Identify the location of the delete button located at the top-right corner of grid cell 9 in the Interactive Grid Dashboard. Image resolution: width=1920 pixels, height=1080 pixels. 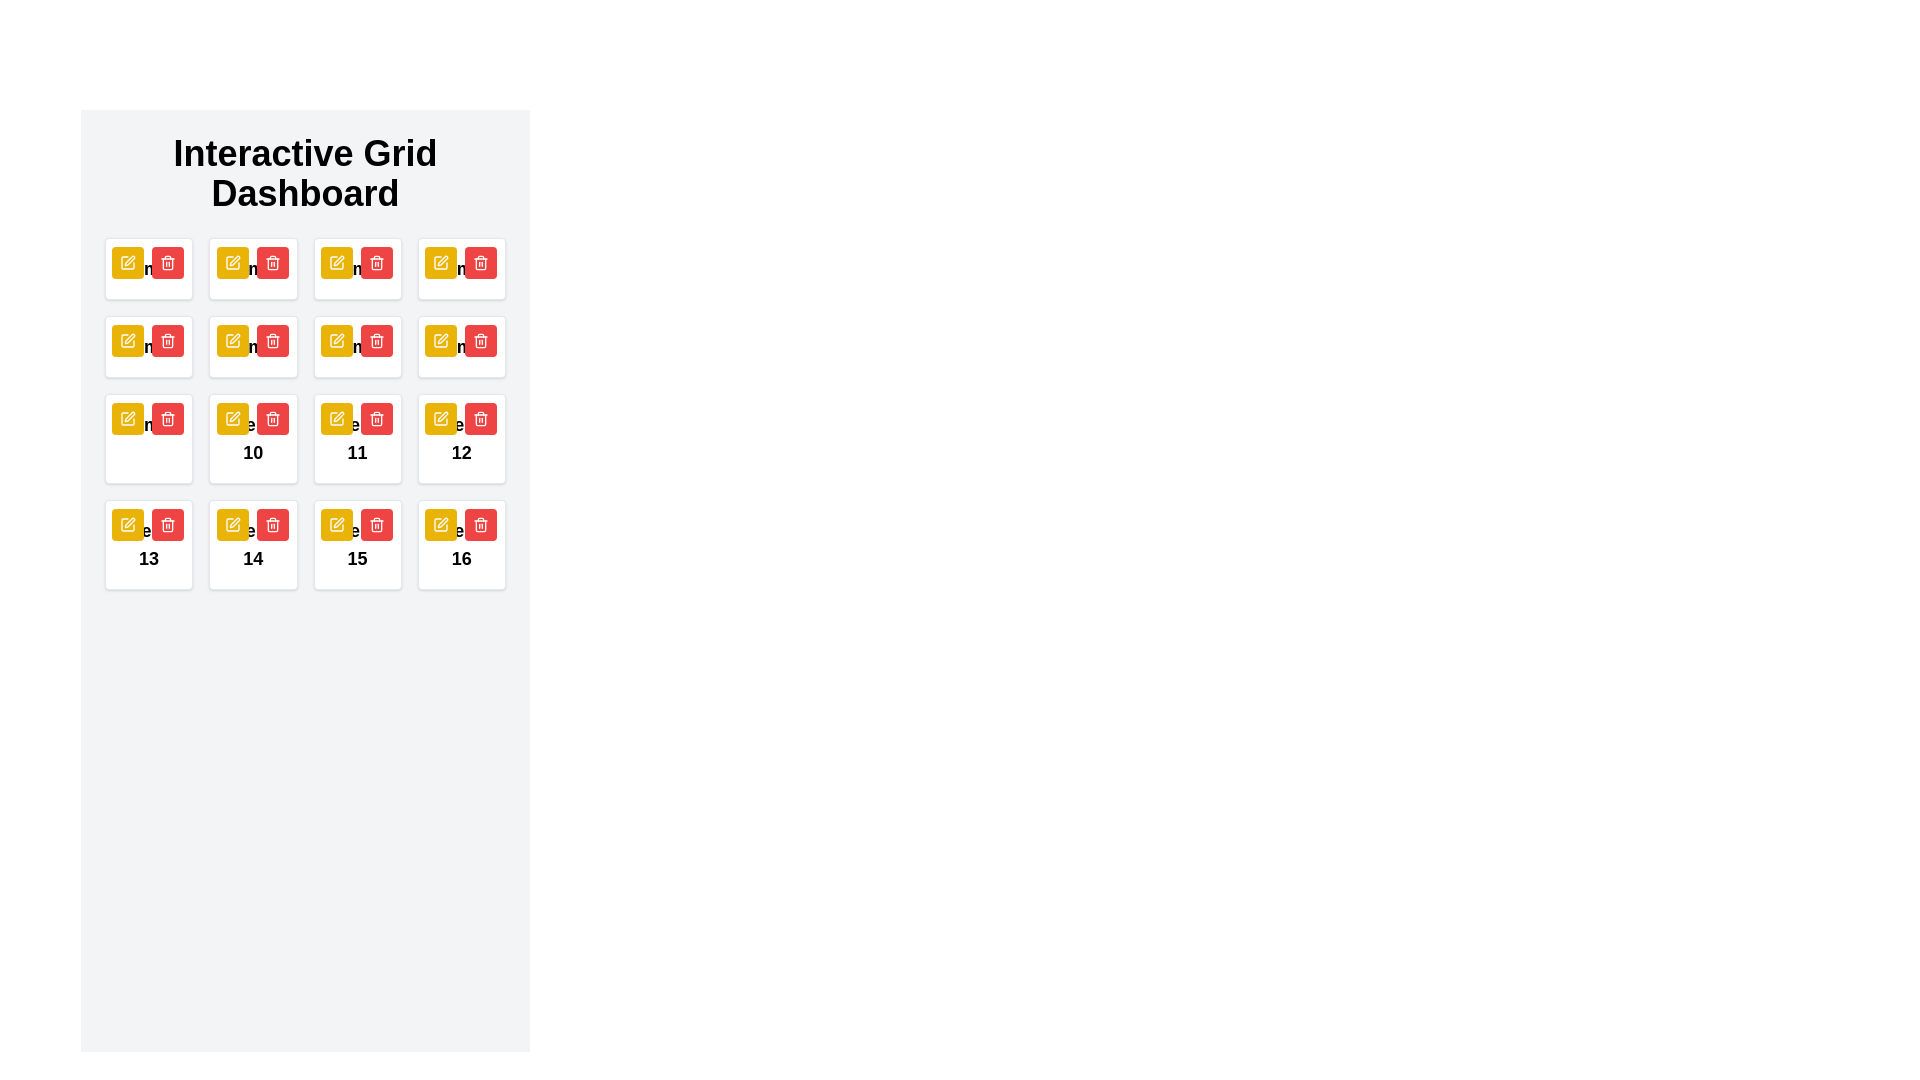
(168, 418).